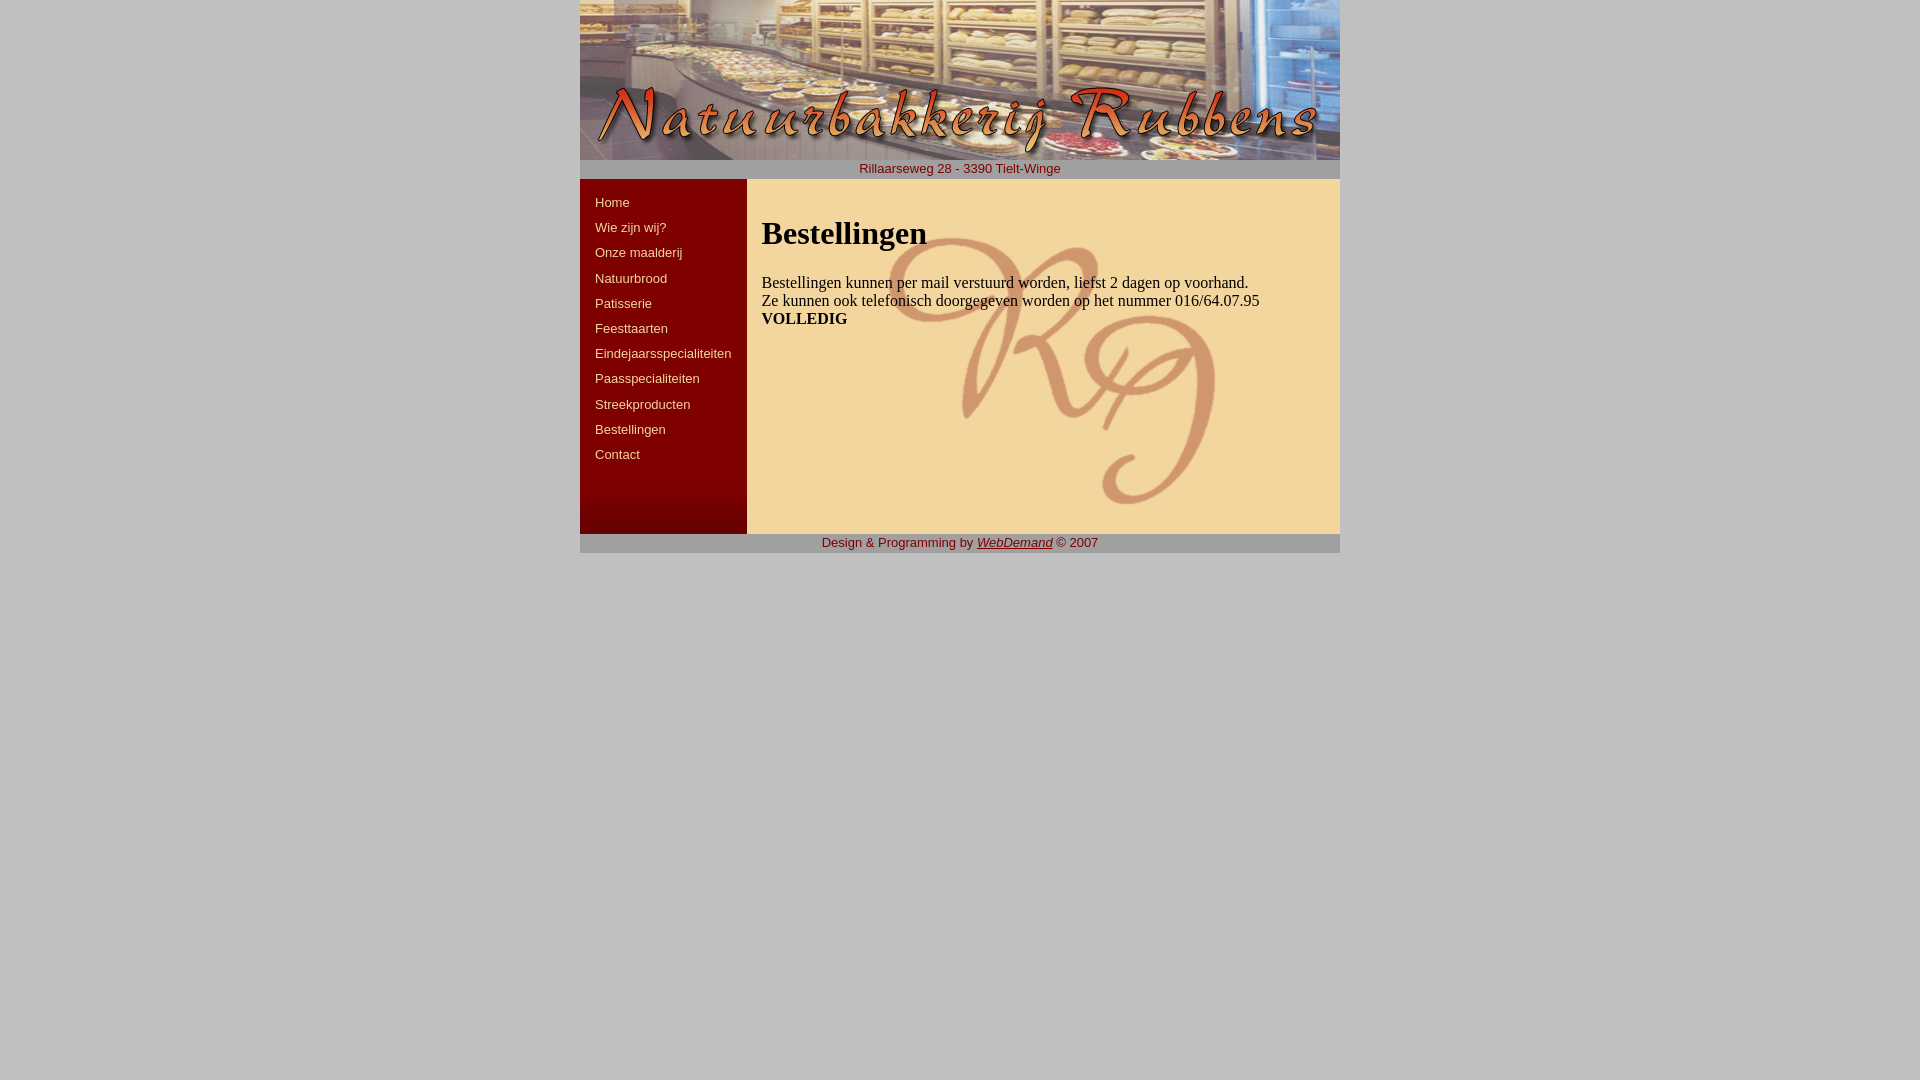 This screenshot has height=1080, width=1920. What do you see at coordinates (629, 226) in the screenshot?
I see `'Wie zijn wij?'` at bounding box center [629, 226].